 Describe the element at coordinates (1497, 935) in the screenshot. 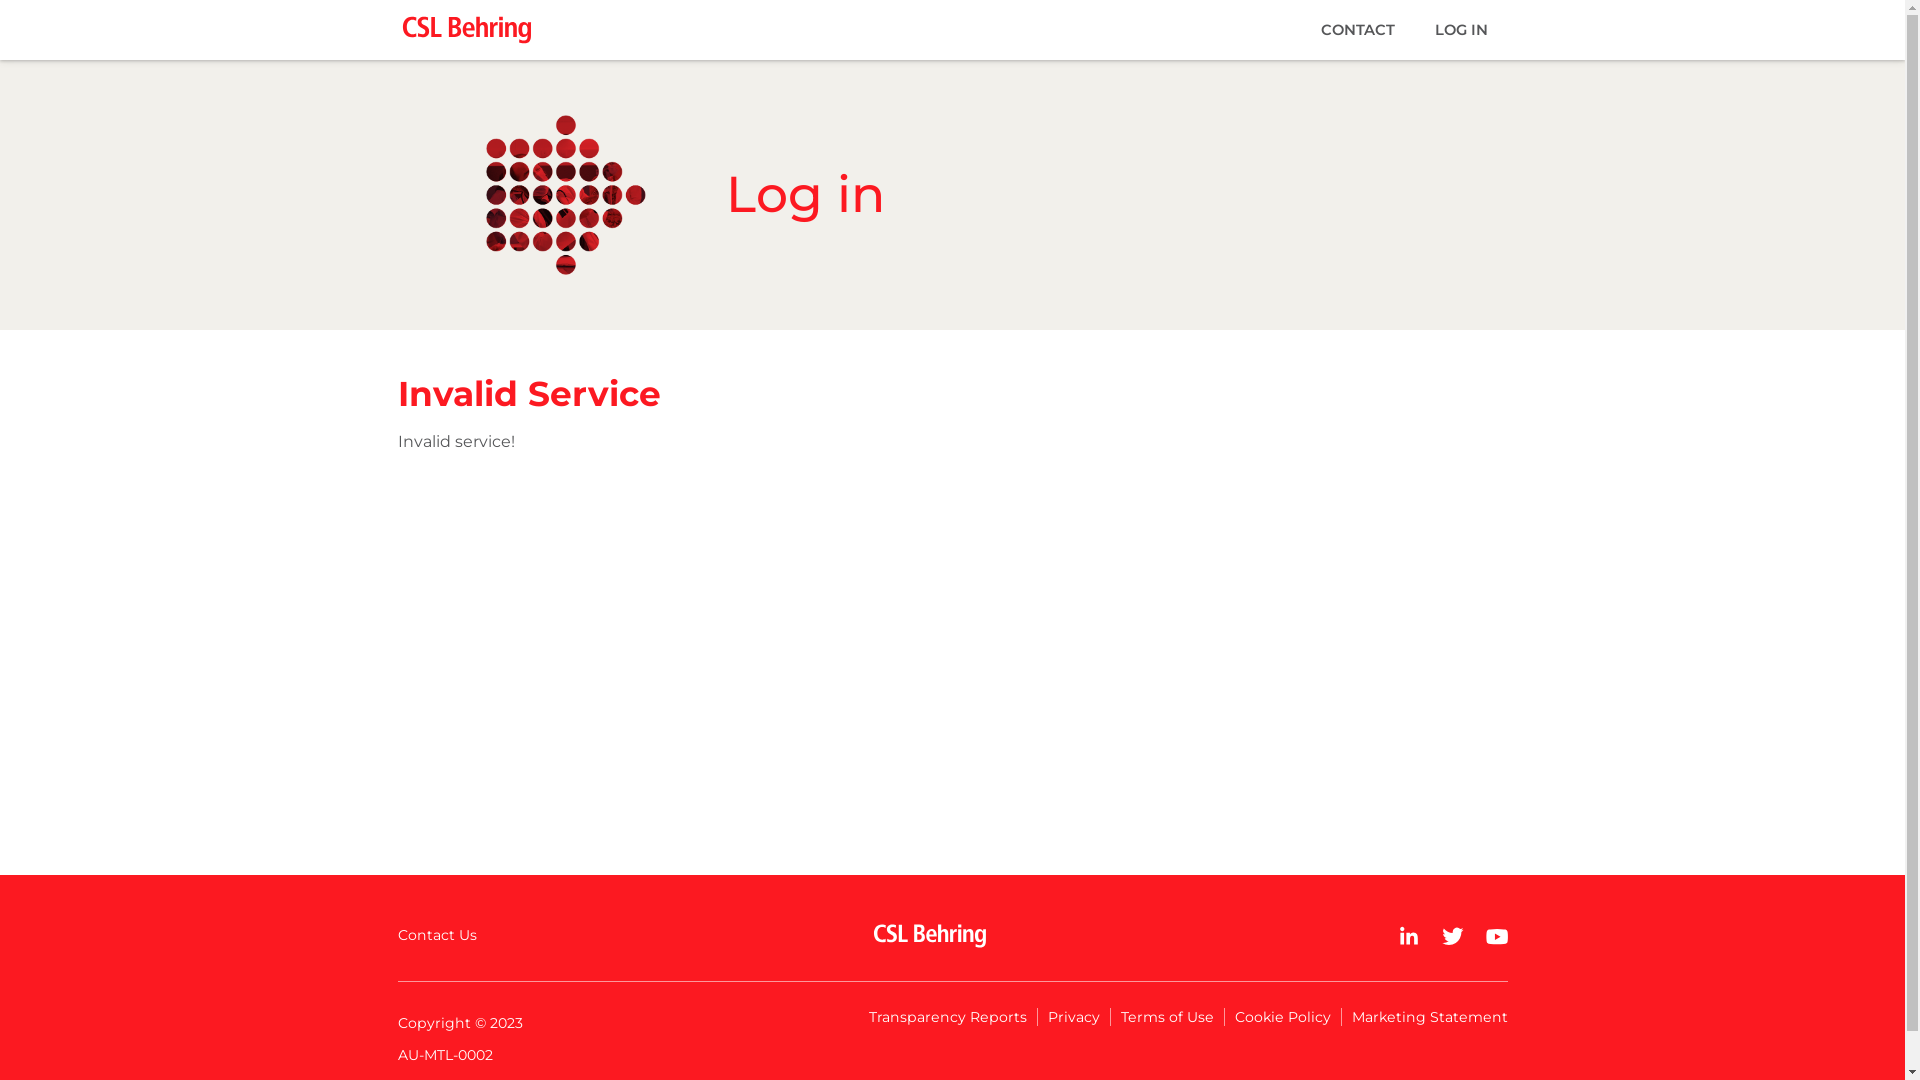

I see `'YouTube'` at that location.